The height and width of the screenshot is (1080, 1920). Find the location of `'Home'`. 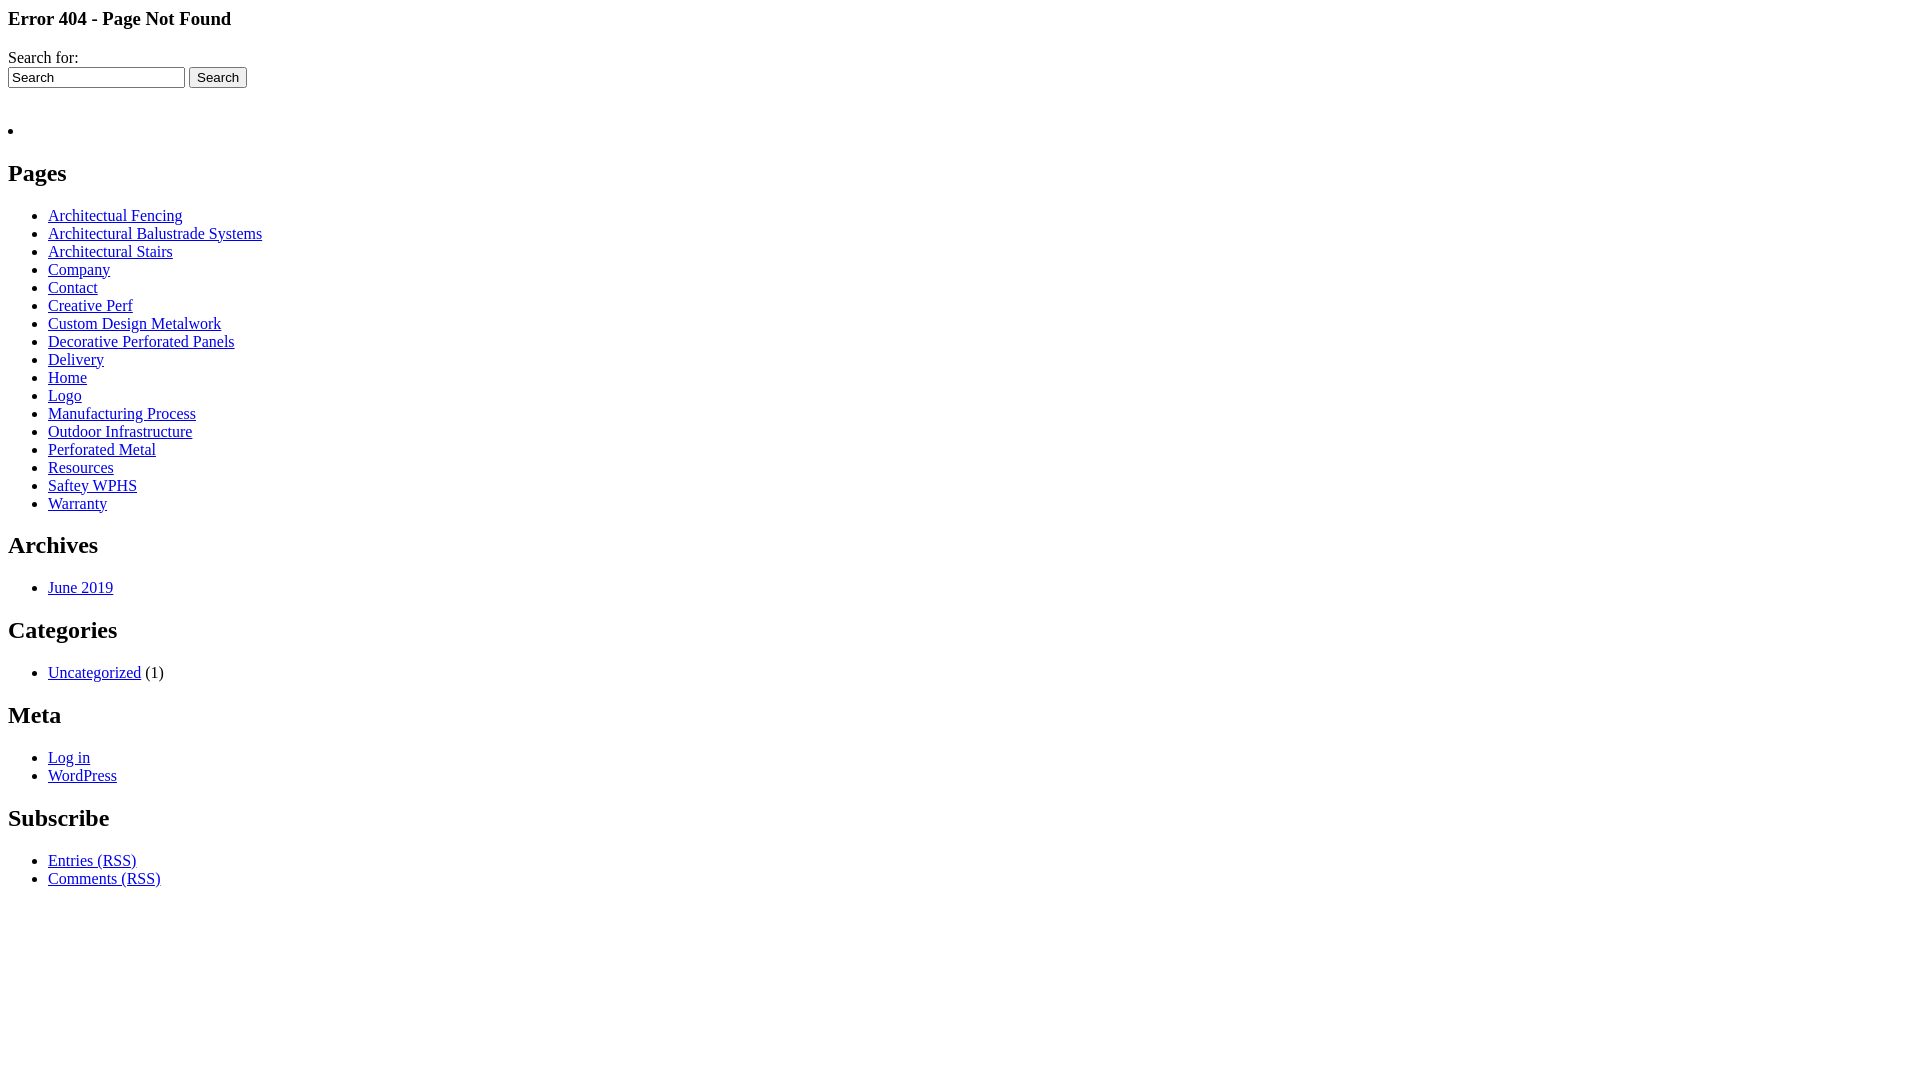

'Home' is located at coordinates (67, 377).